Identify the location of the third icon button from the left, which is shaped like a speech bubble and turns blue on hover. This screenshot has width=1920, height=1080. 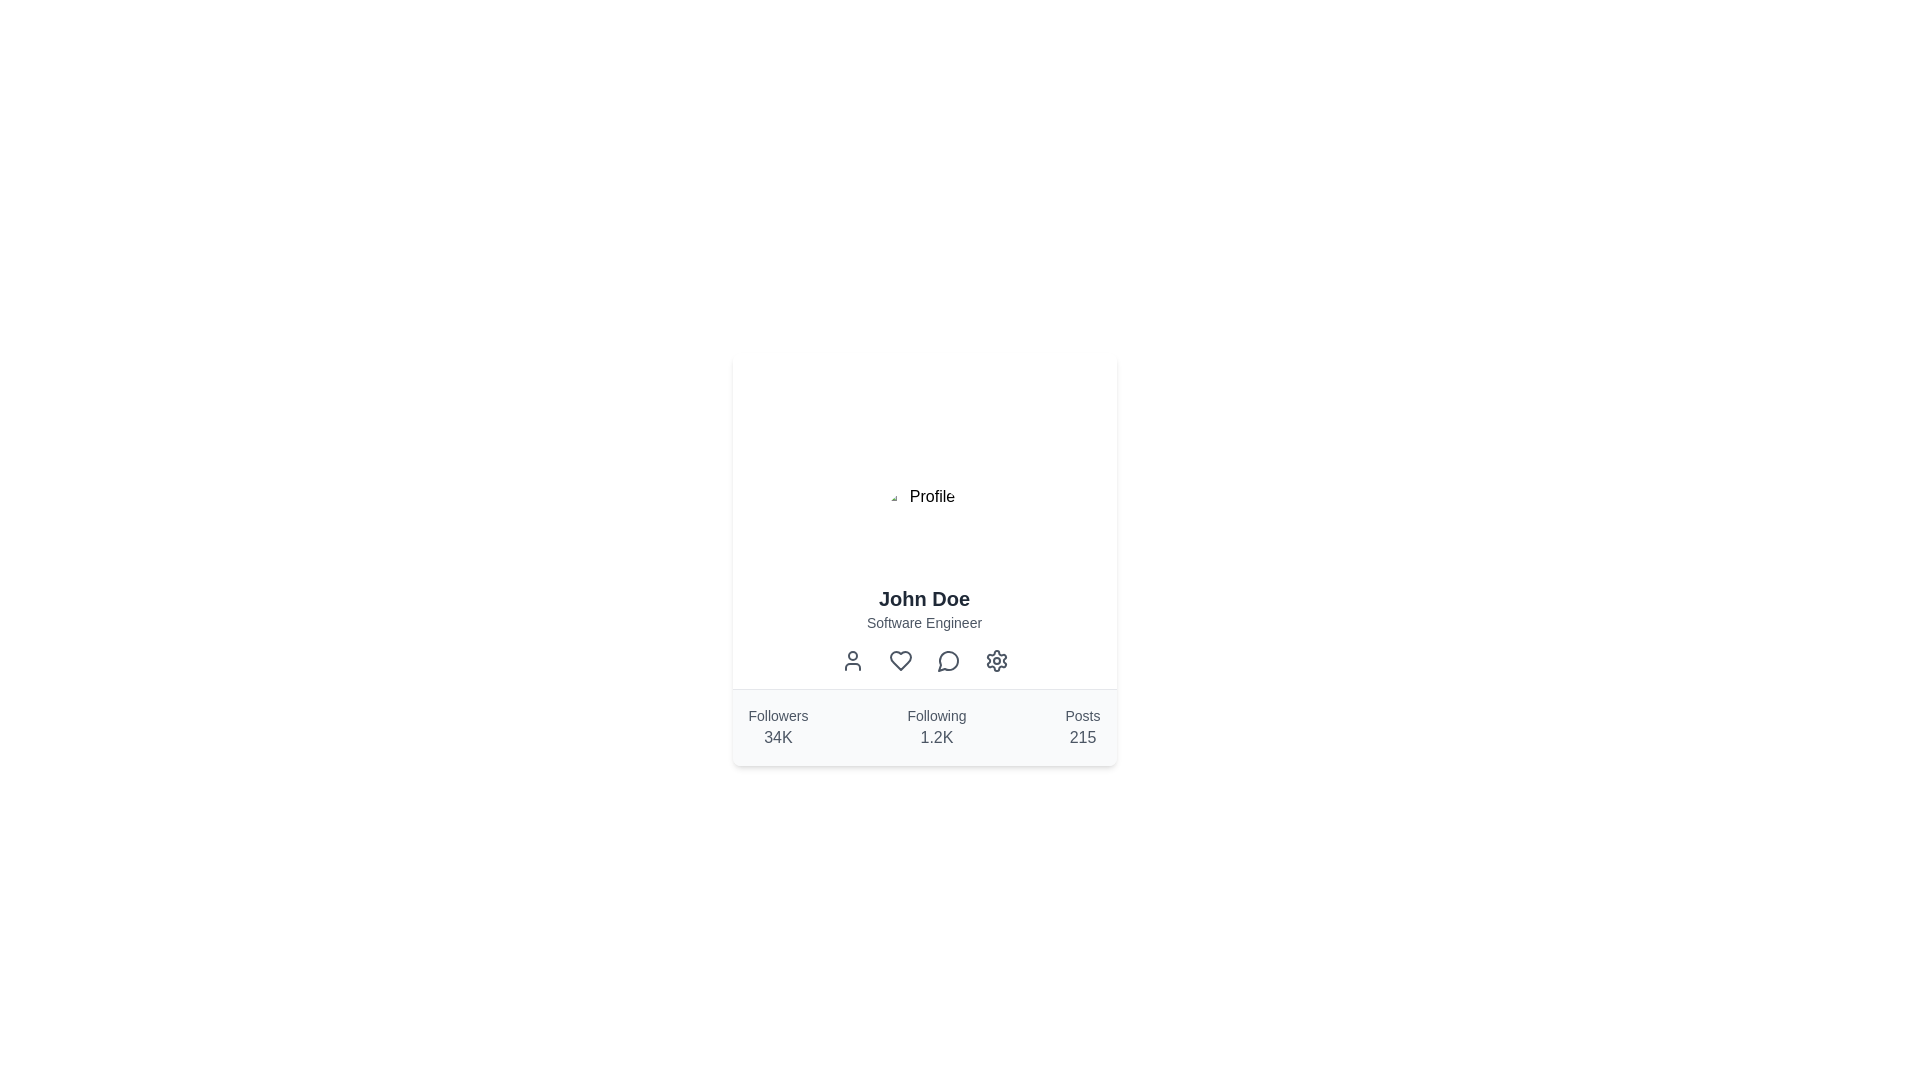
(947, 660).